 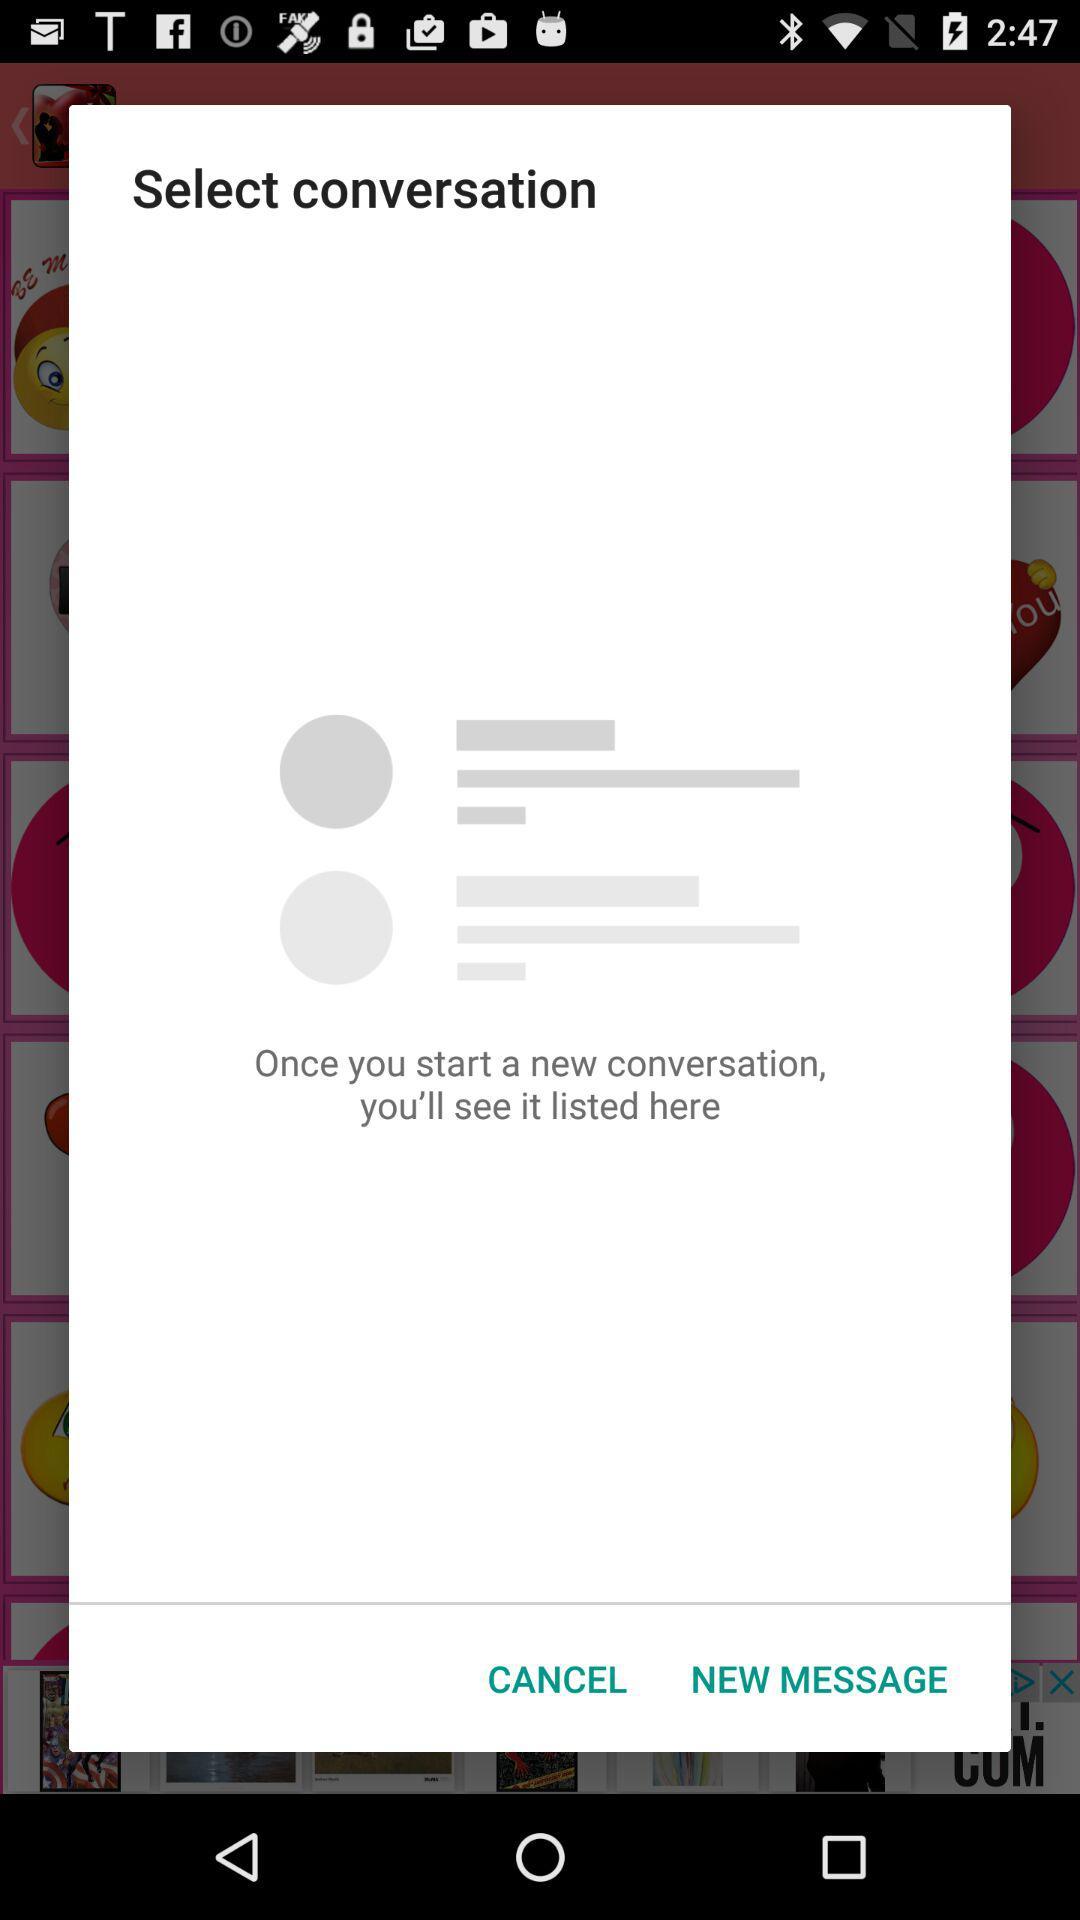 What do you see at coordinates (819, 1678) in the screenshot?
I see `the button at the bottom right corner` at bounding box center [819, 1678].